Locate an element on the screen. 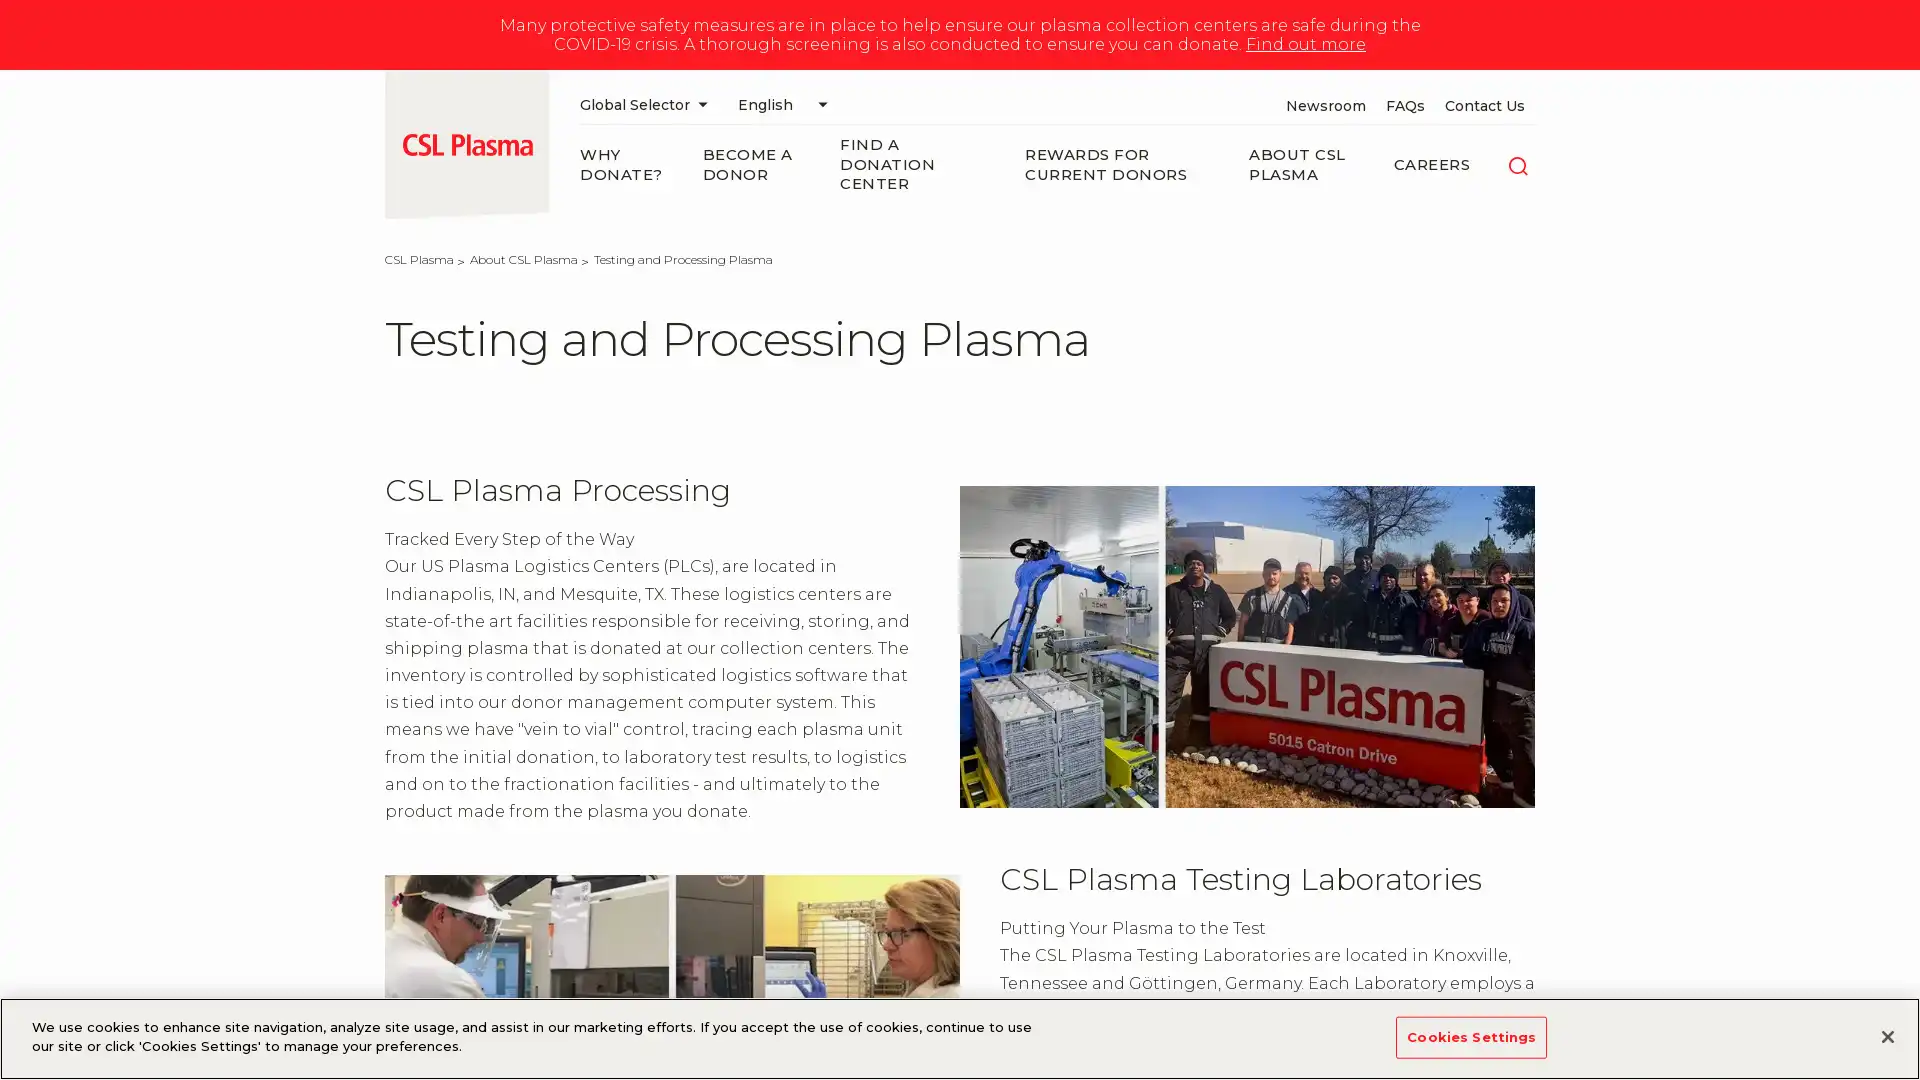 The width and height of the screenshot is (1920, 1080). Close is located at coordinates (1886, 1035).